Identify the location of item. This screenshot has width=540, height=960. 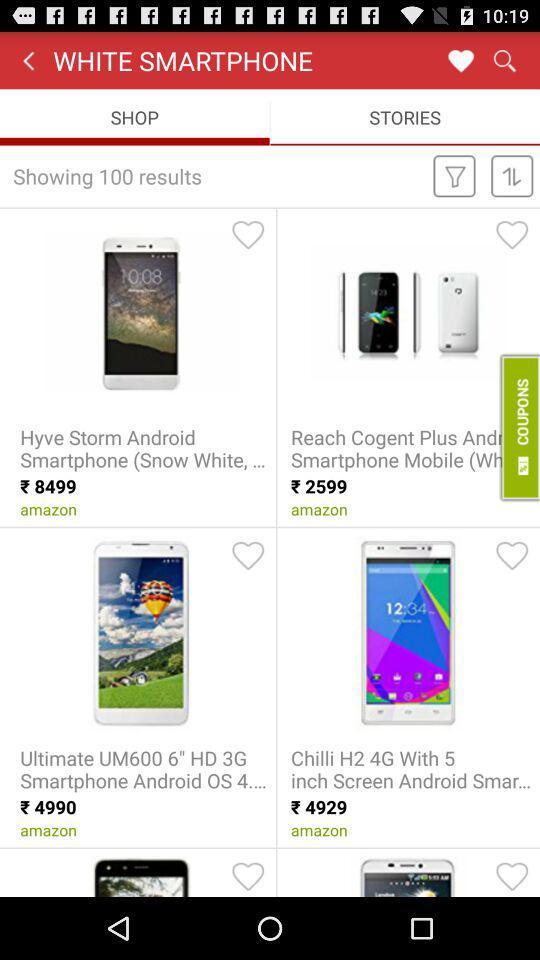
(512, 555).